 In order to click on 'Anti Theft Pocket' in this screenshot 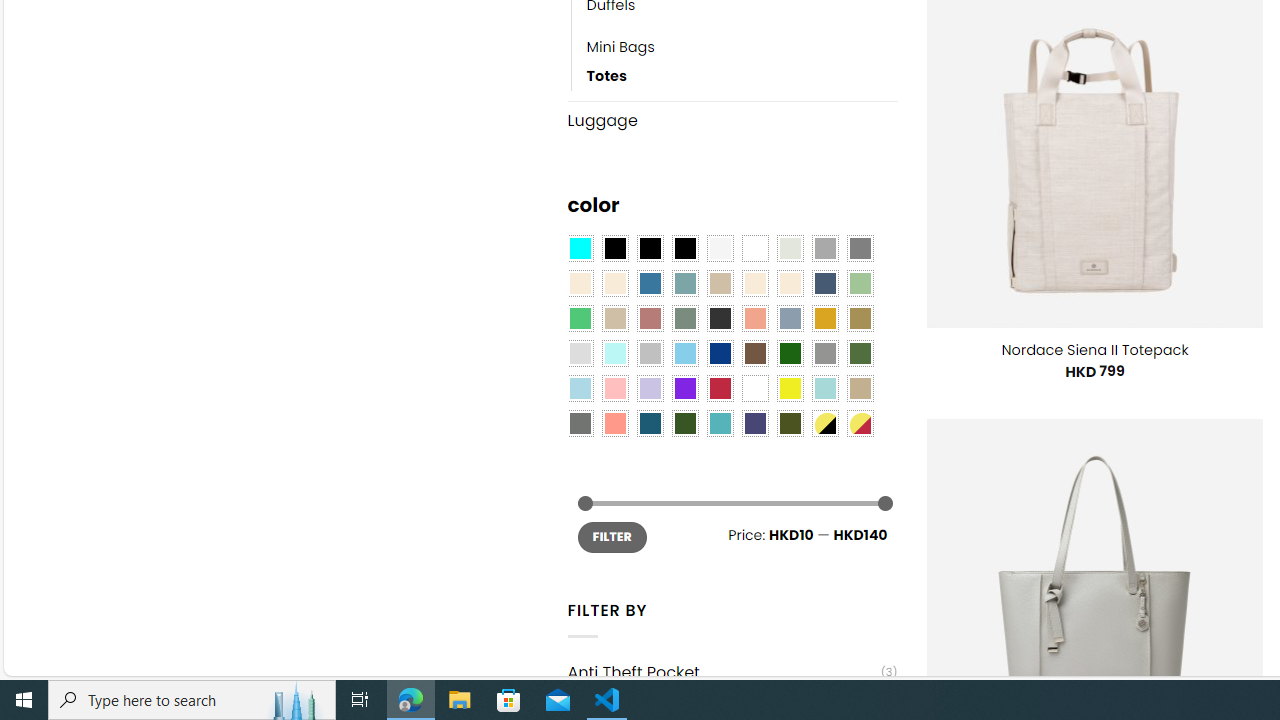, I will do `click(722, 672)`.